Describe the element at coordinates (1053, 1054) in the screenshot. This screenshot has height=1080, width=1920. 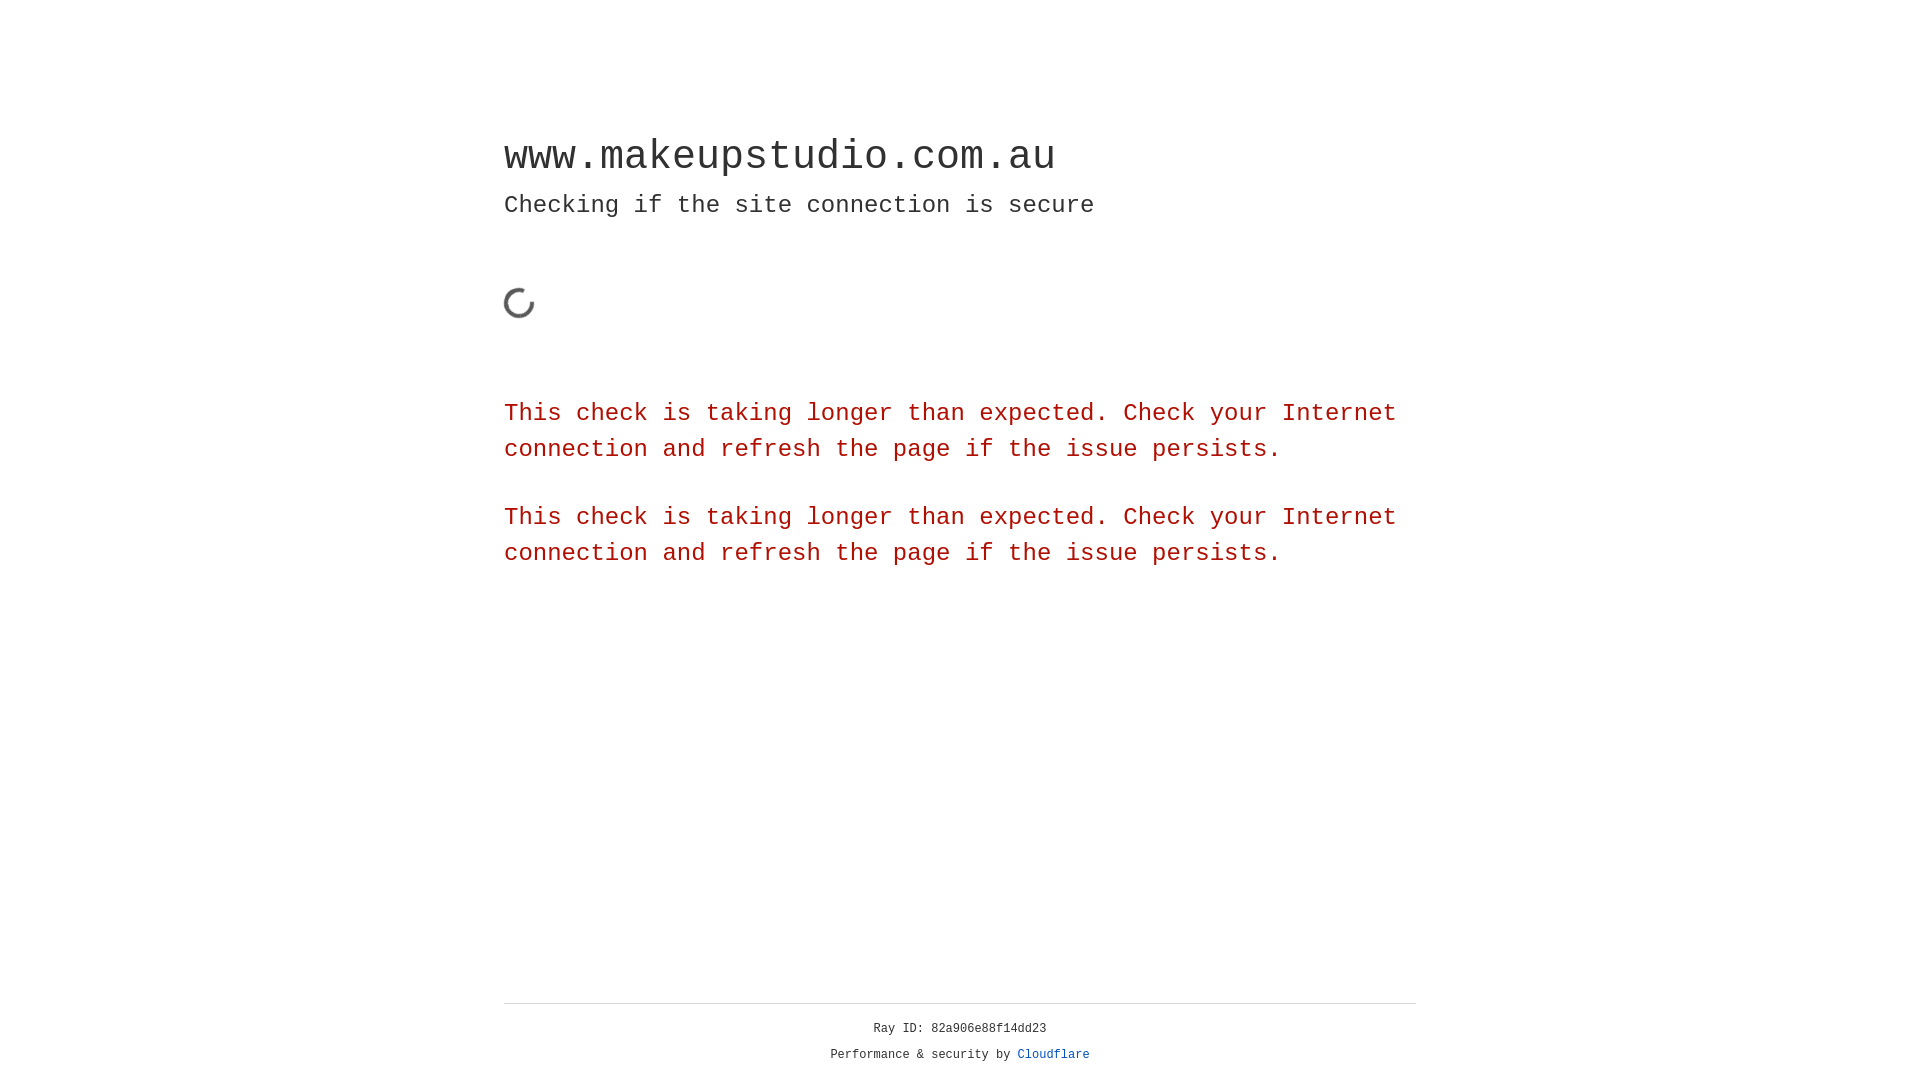
I see `'Cloudflare'` at that location.